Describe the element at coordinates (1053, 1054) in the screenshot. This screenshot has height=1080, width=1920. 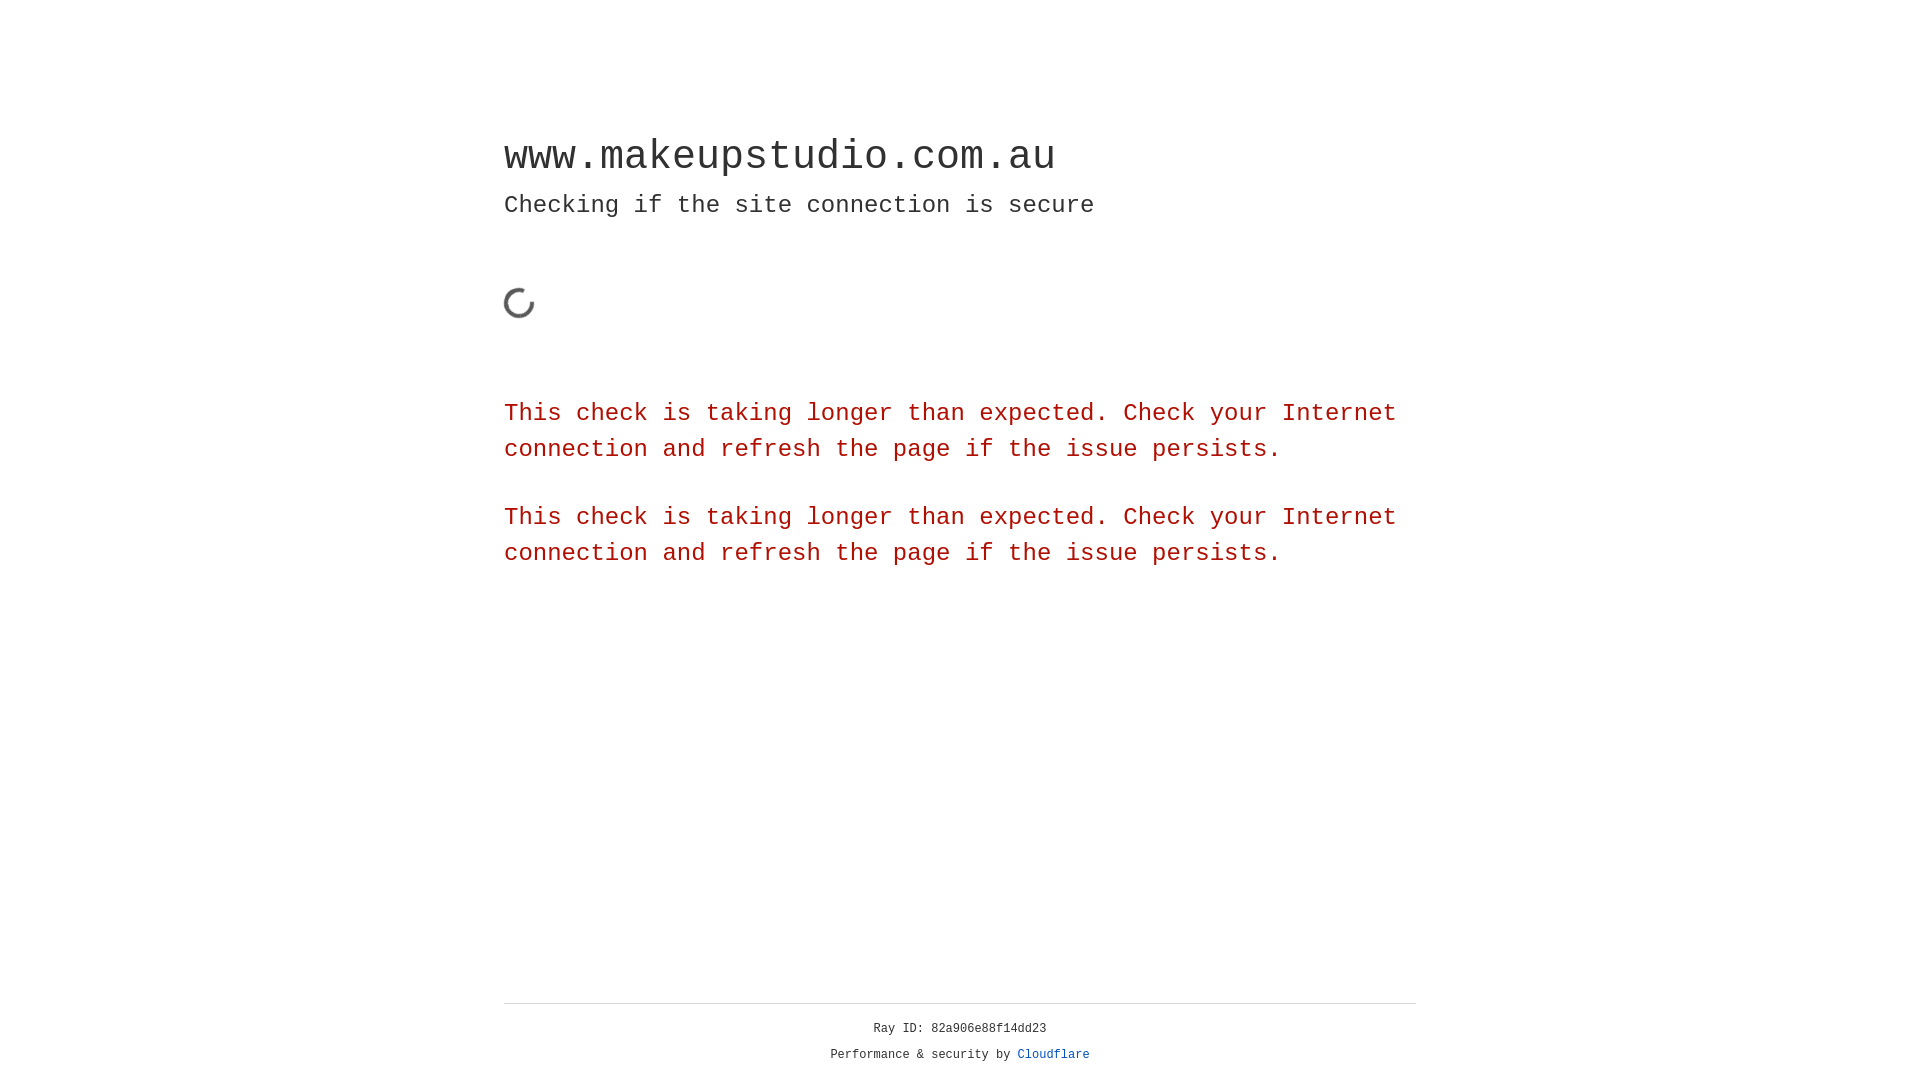
I see `'Cloudflare'` at that location.